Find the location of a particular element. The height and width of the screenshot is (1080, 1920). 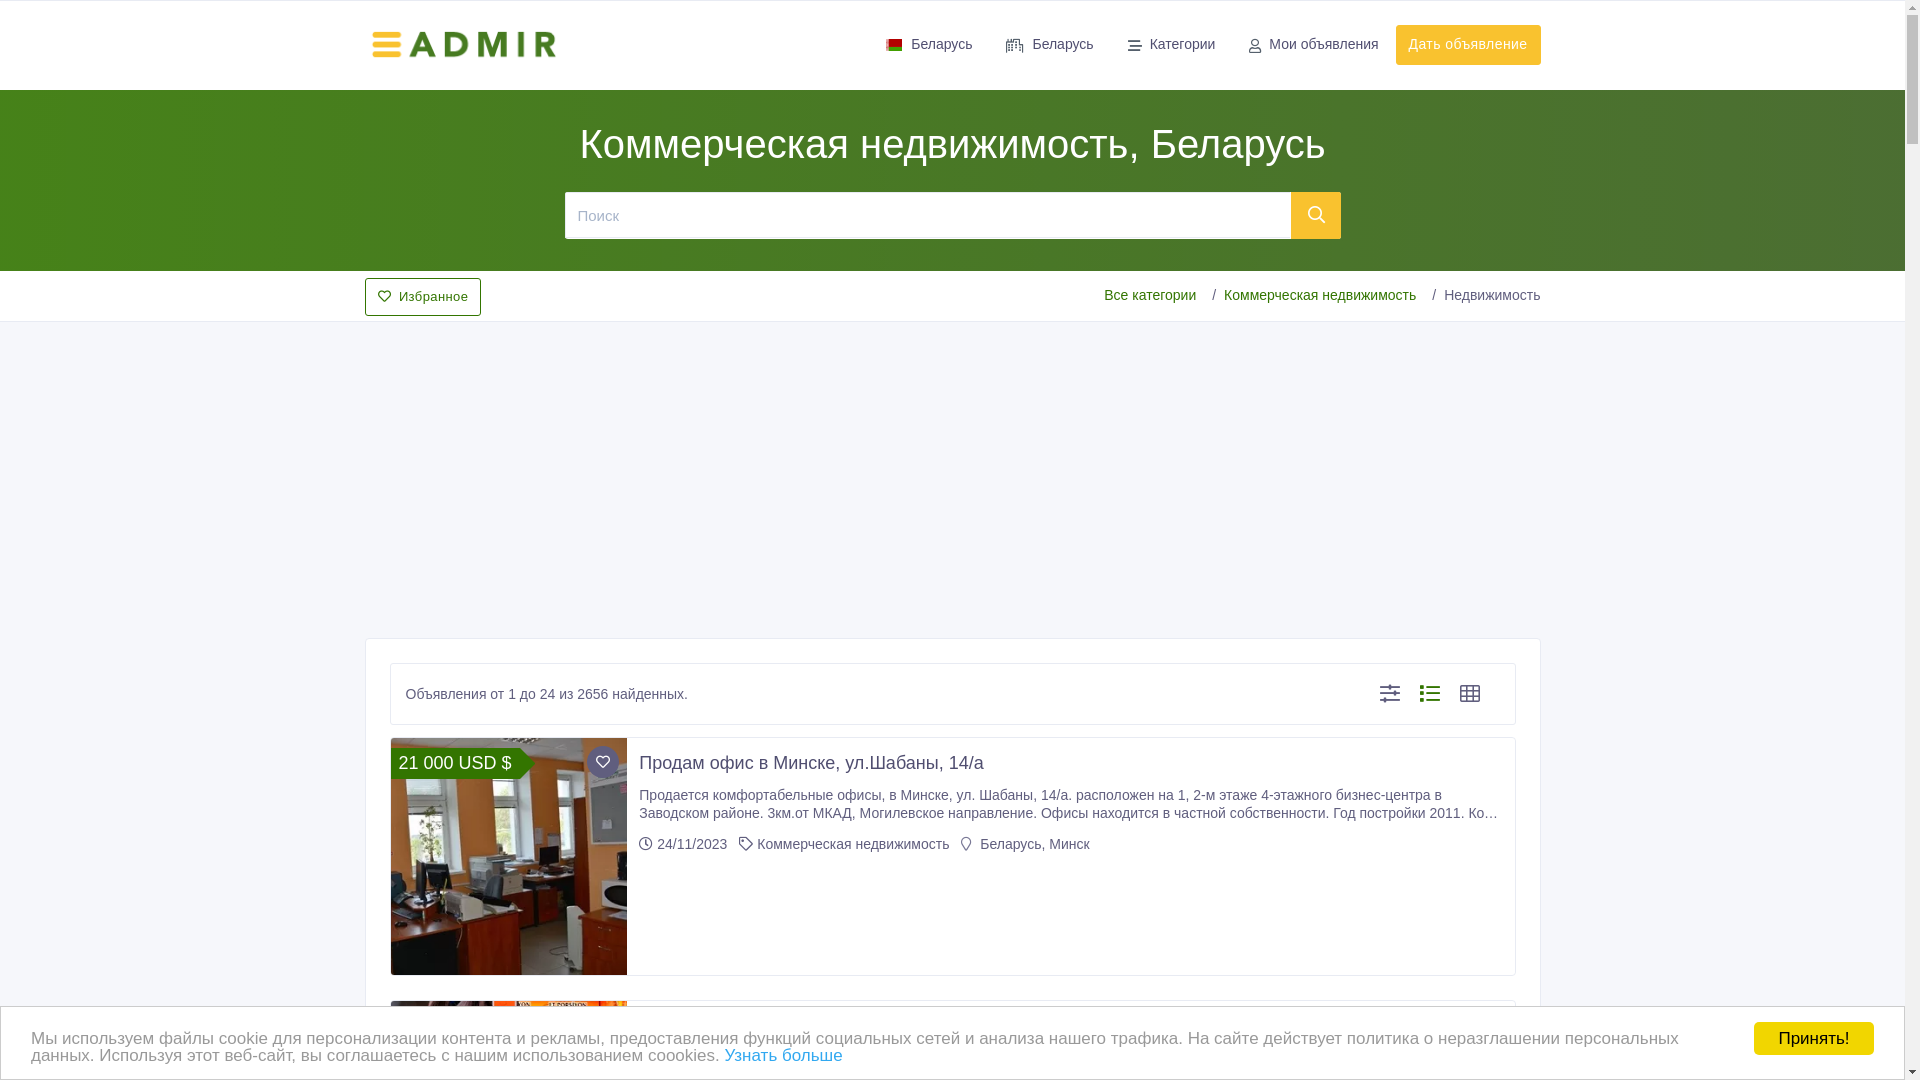

'Add to favorite' is located at coordinates (602, 762).